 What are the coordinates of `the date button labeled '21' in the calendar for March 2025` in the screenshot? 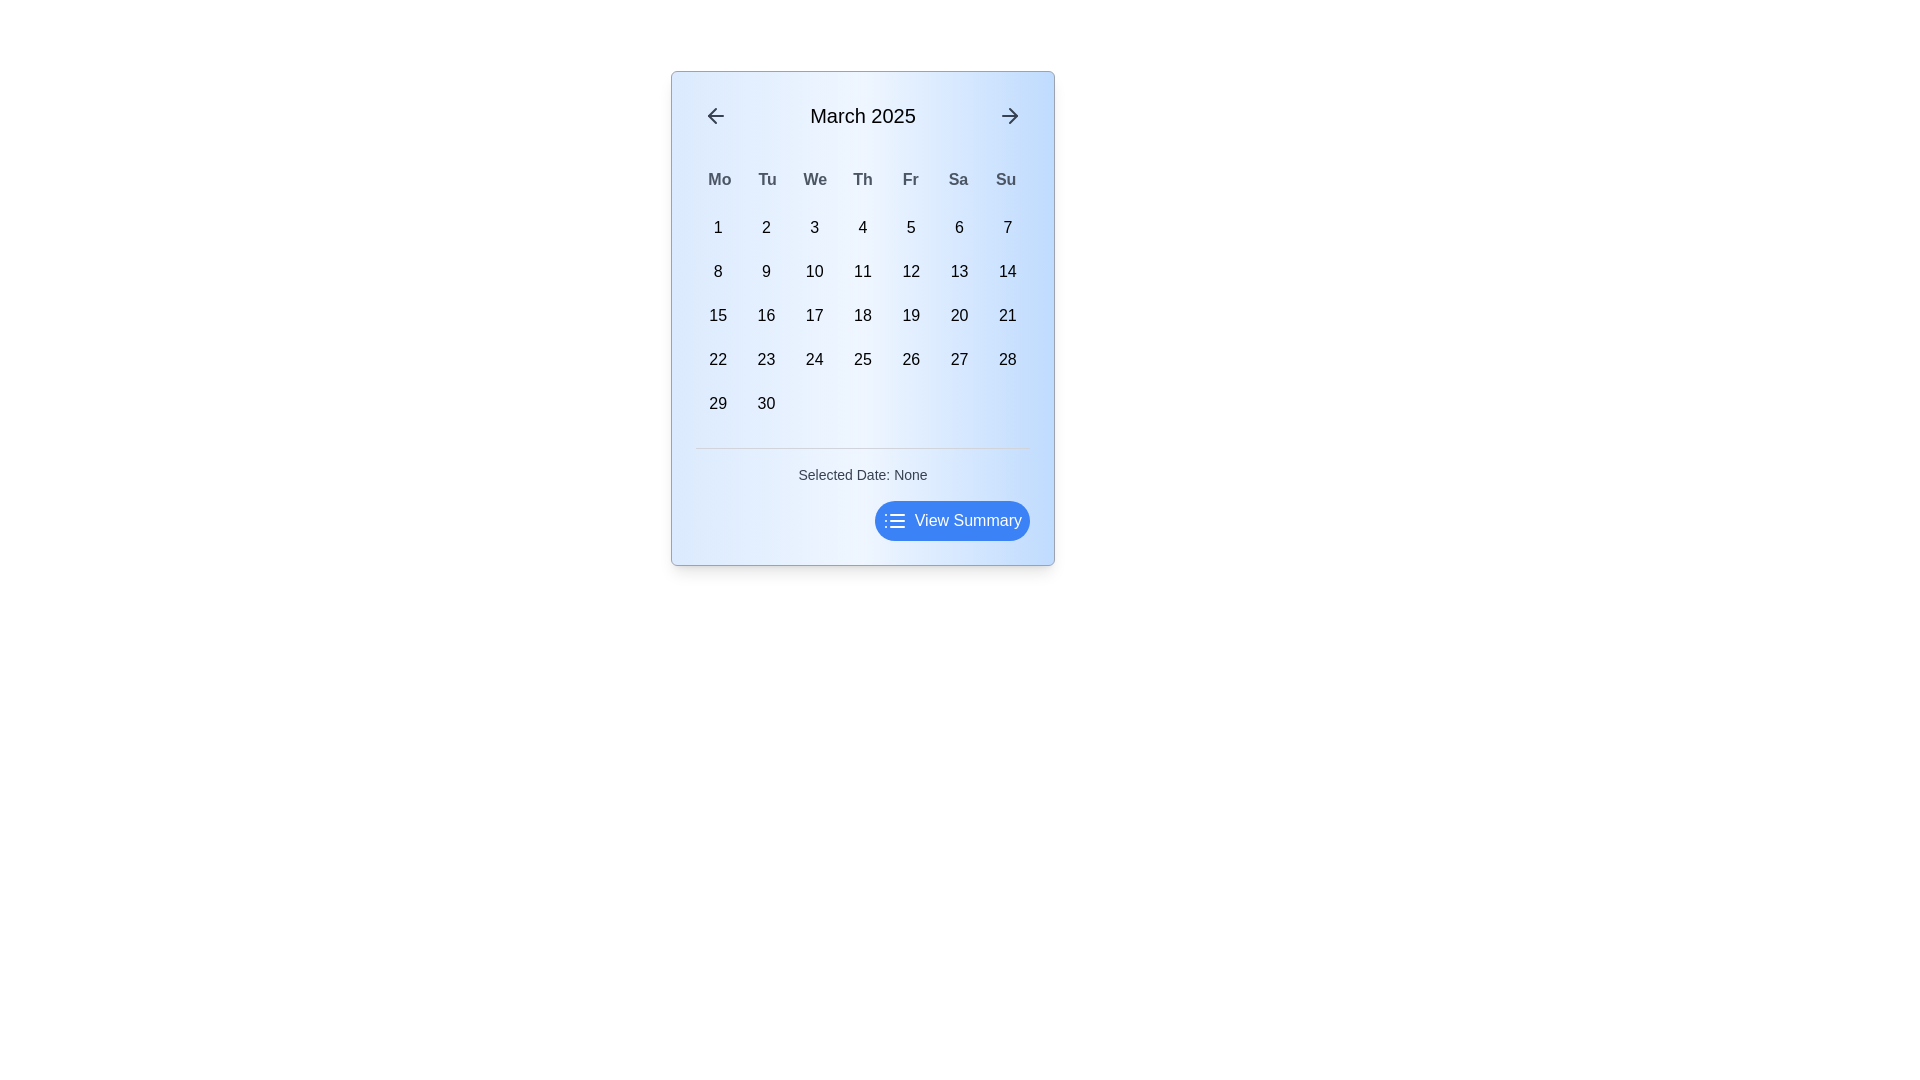 It's located at (1007, 315).